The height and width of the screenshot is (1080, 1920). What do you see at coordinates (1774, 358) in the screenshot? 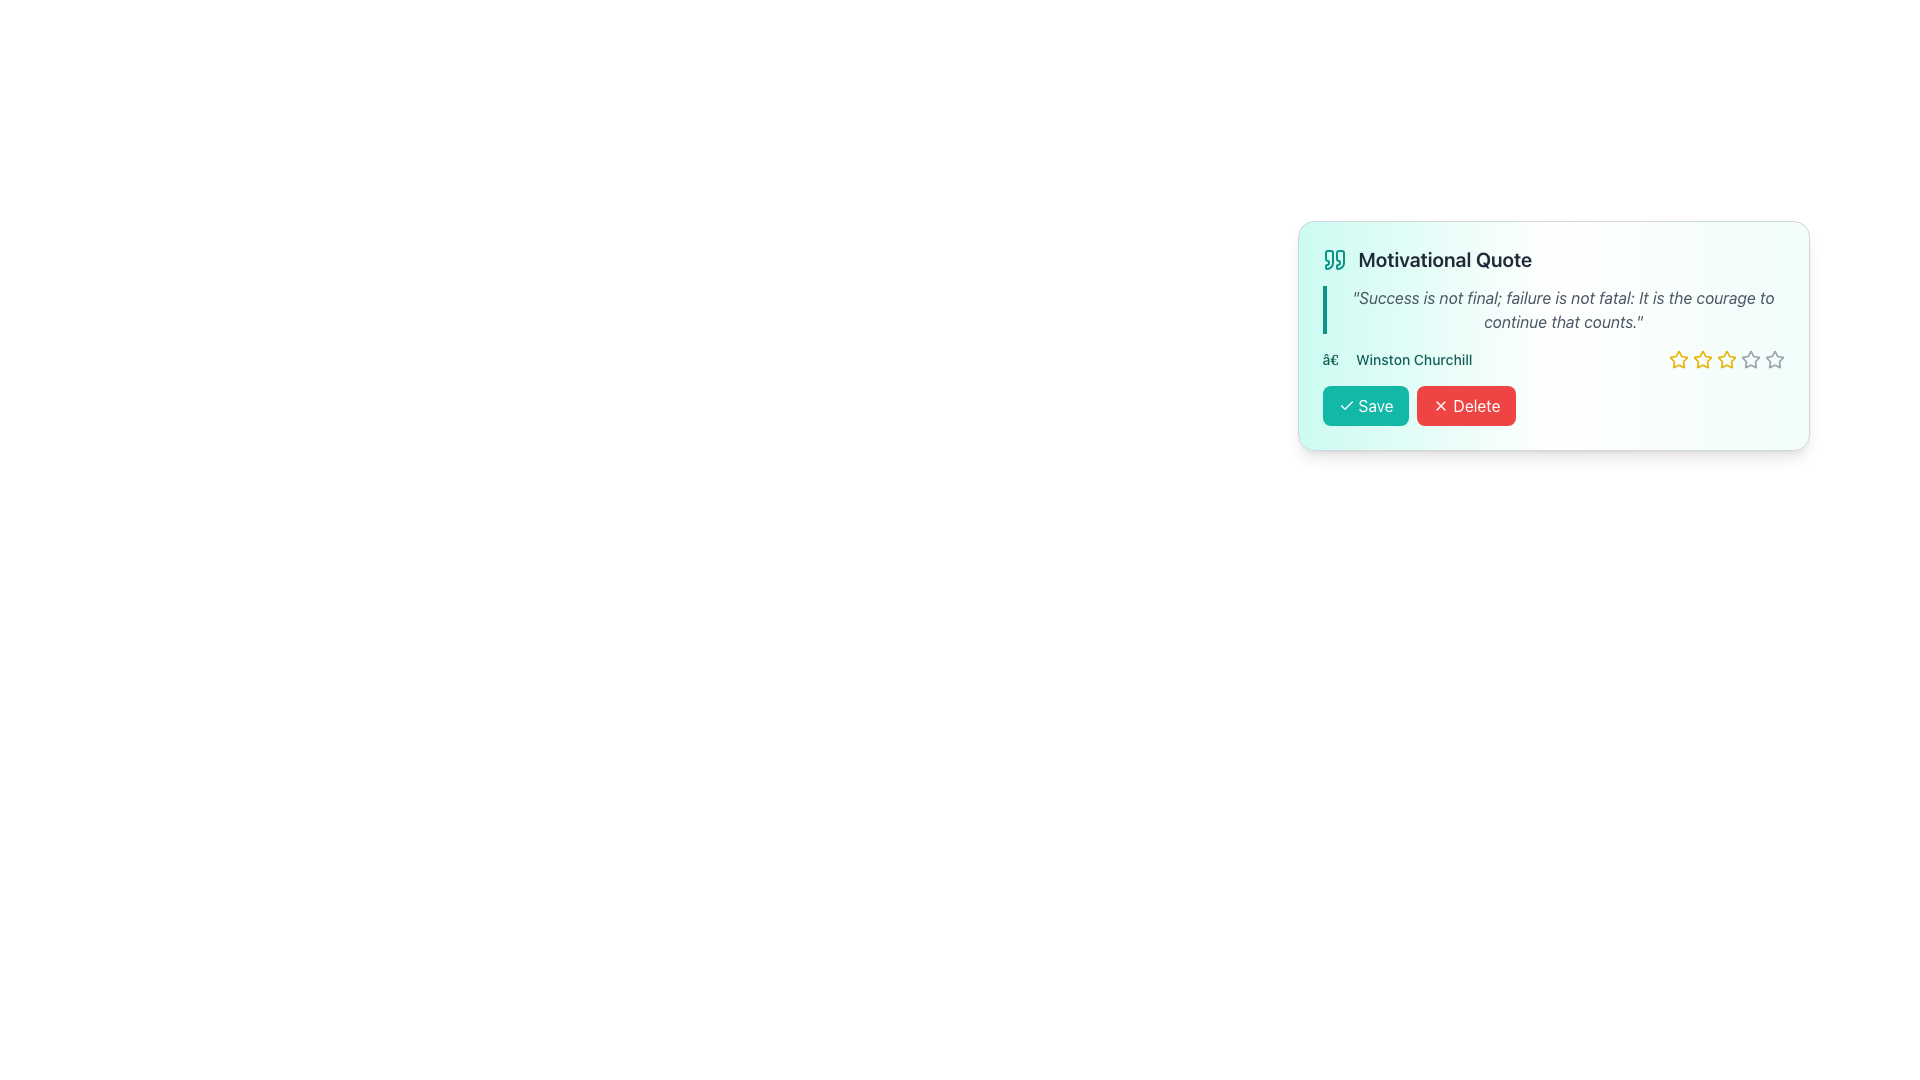
I see `the fifth star icon for rating systems to assign a rating` at bounding box center [1774, 358].